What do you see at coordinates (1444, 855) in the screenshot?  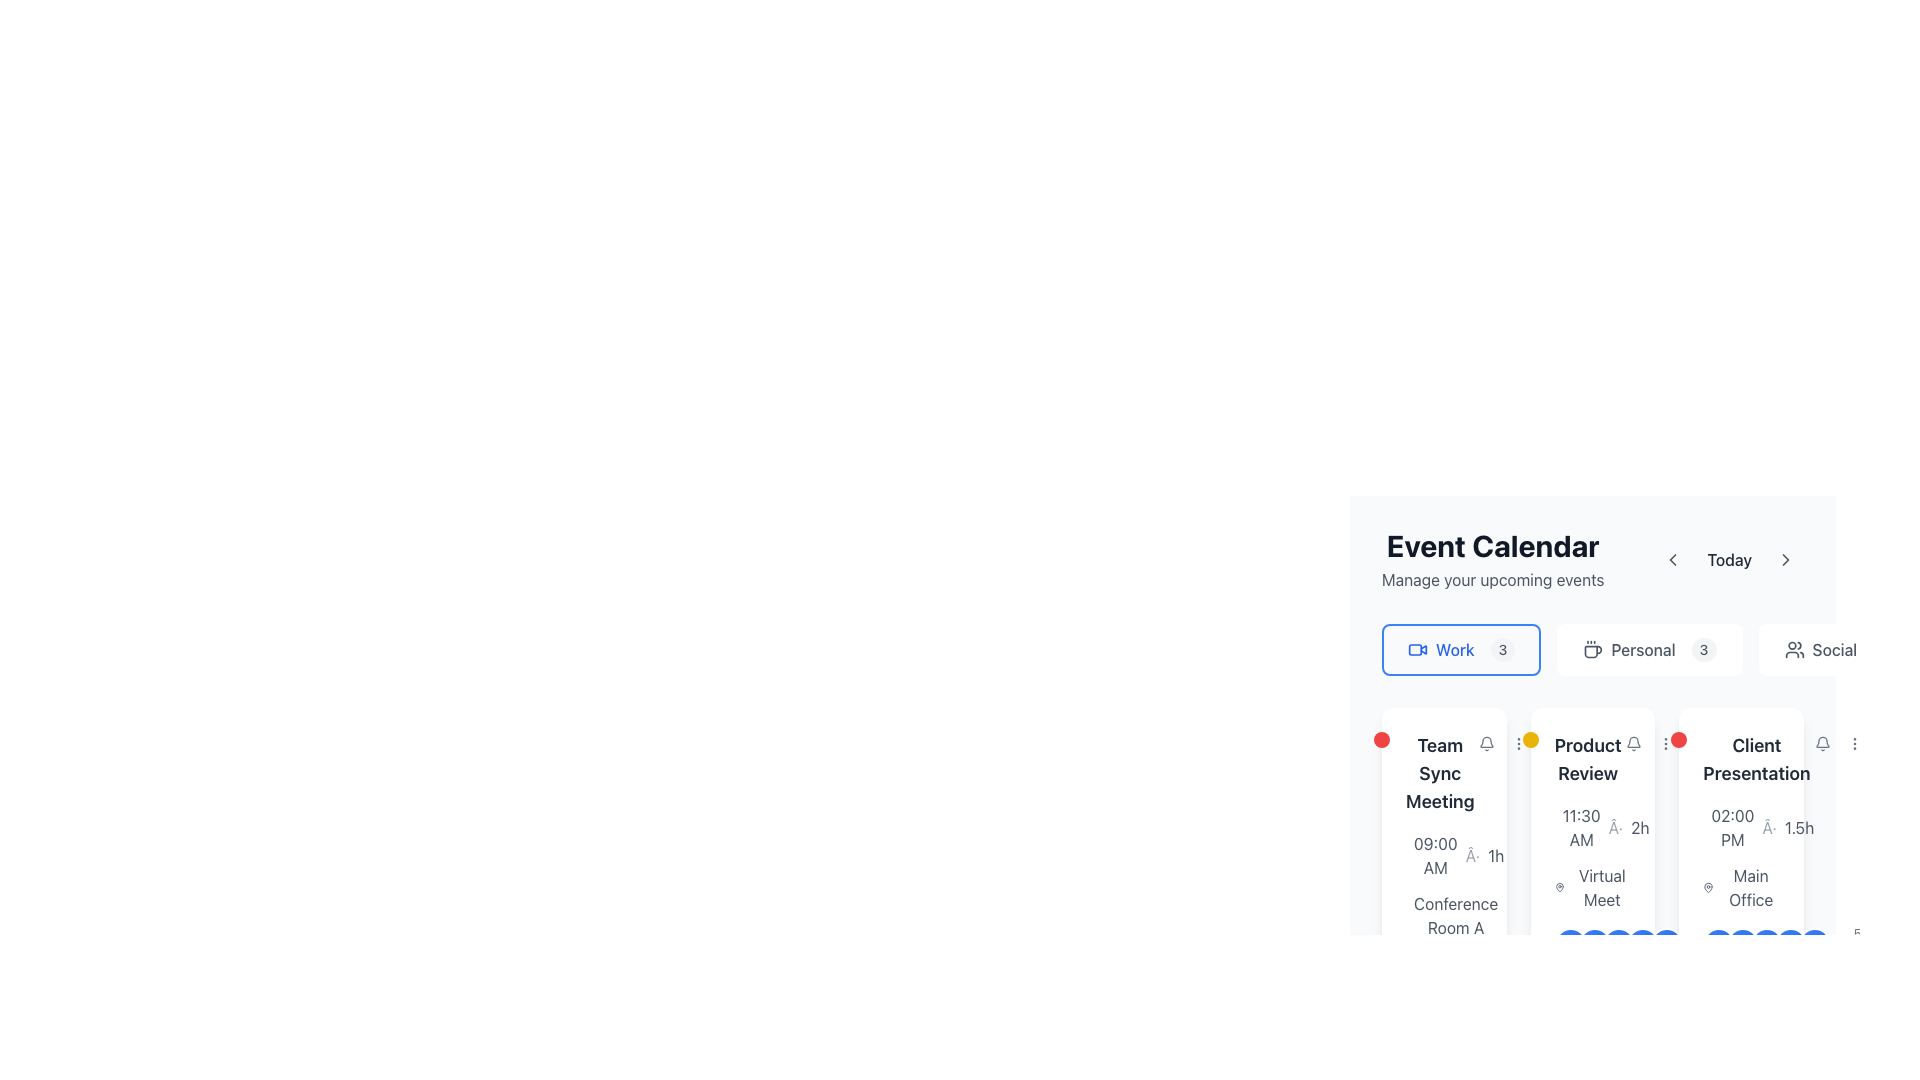 I see `the Text with Icon displaying the time '09:00 AM·1h' located at the top-left of the 'Team Sync Meeting' card` at bounding box center [1444, 855].